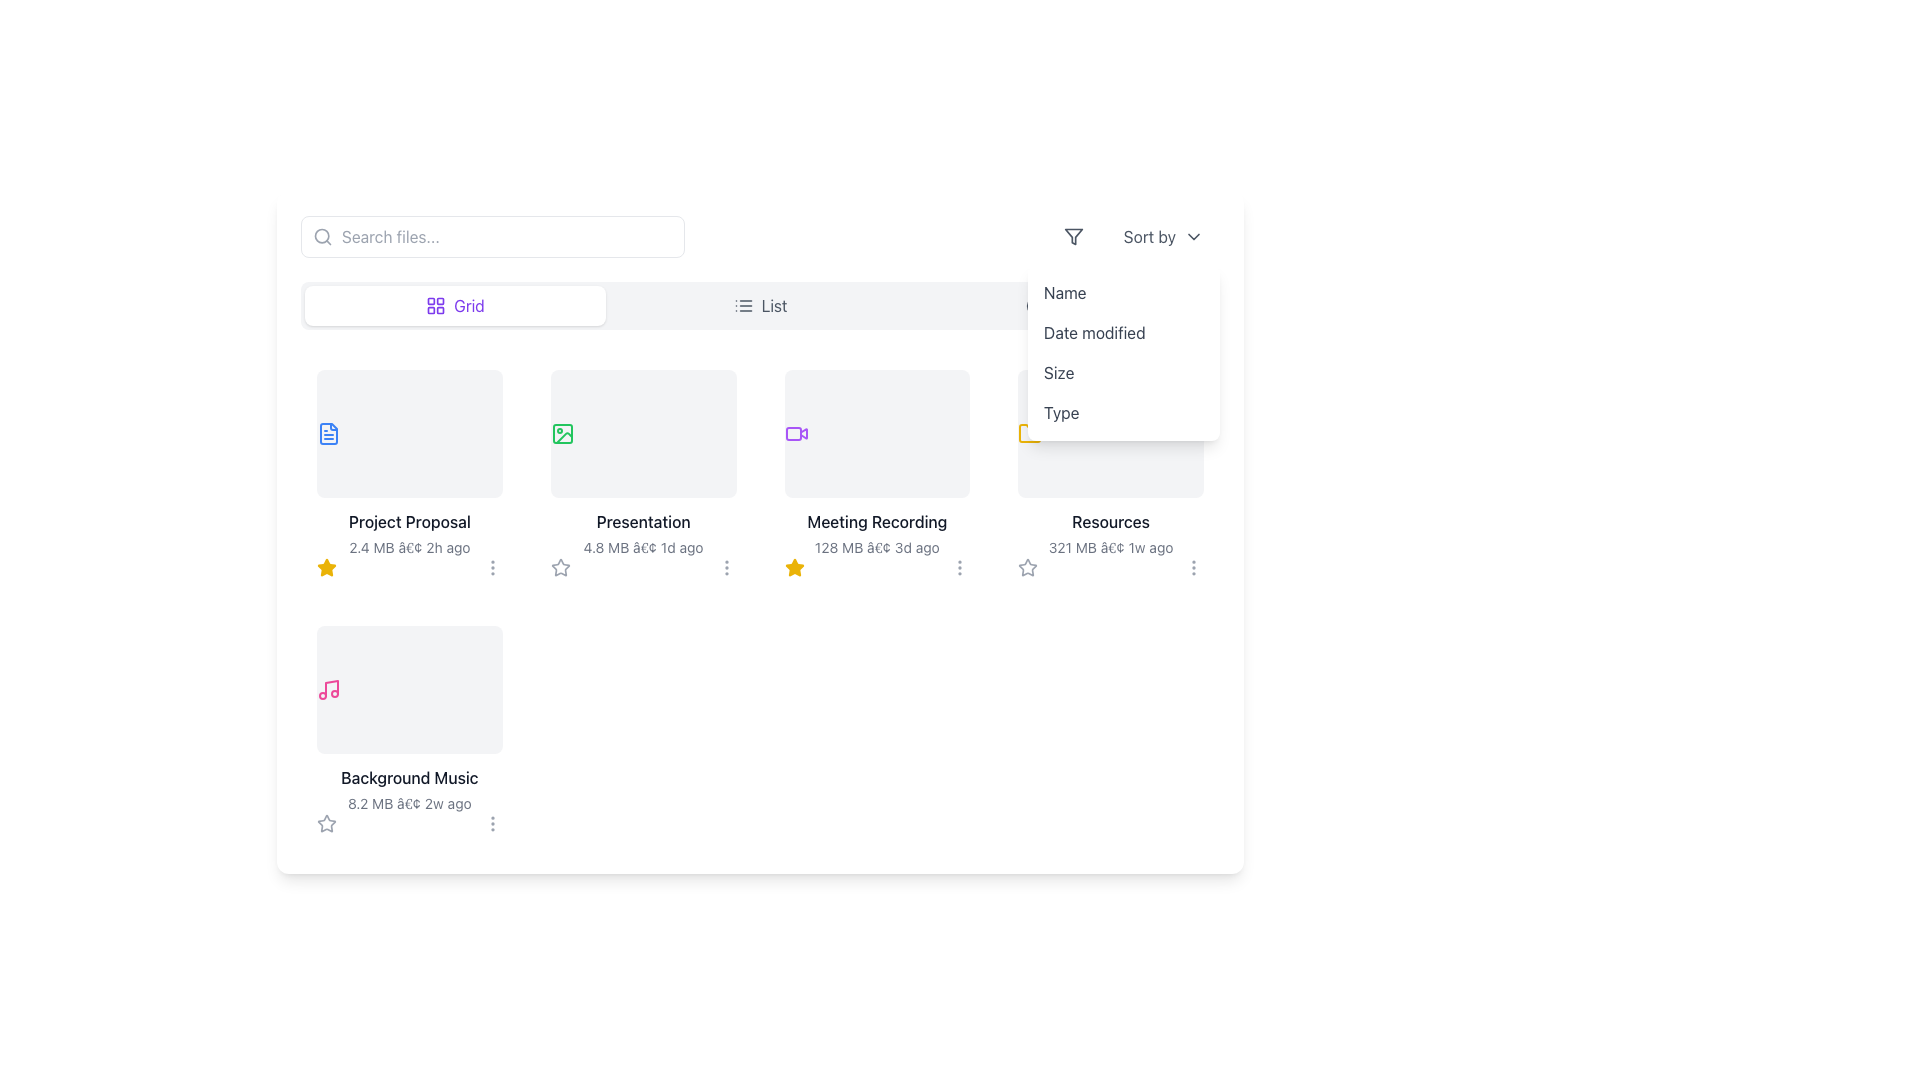  What do you see at coordinates (877, 463) in the screenshot?
I see `the File card, which is the third item in the grid view layout` at bounding box center [877, 463].